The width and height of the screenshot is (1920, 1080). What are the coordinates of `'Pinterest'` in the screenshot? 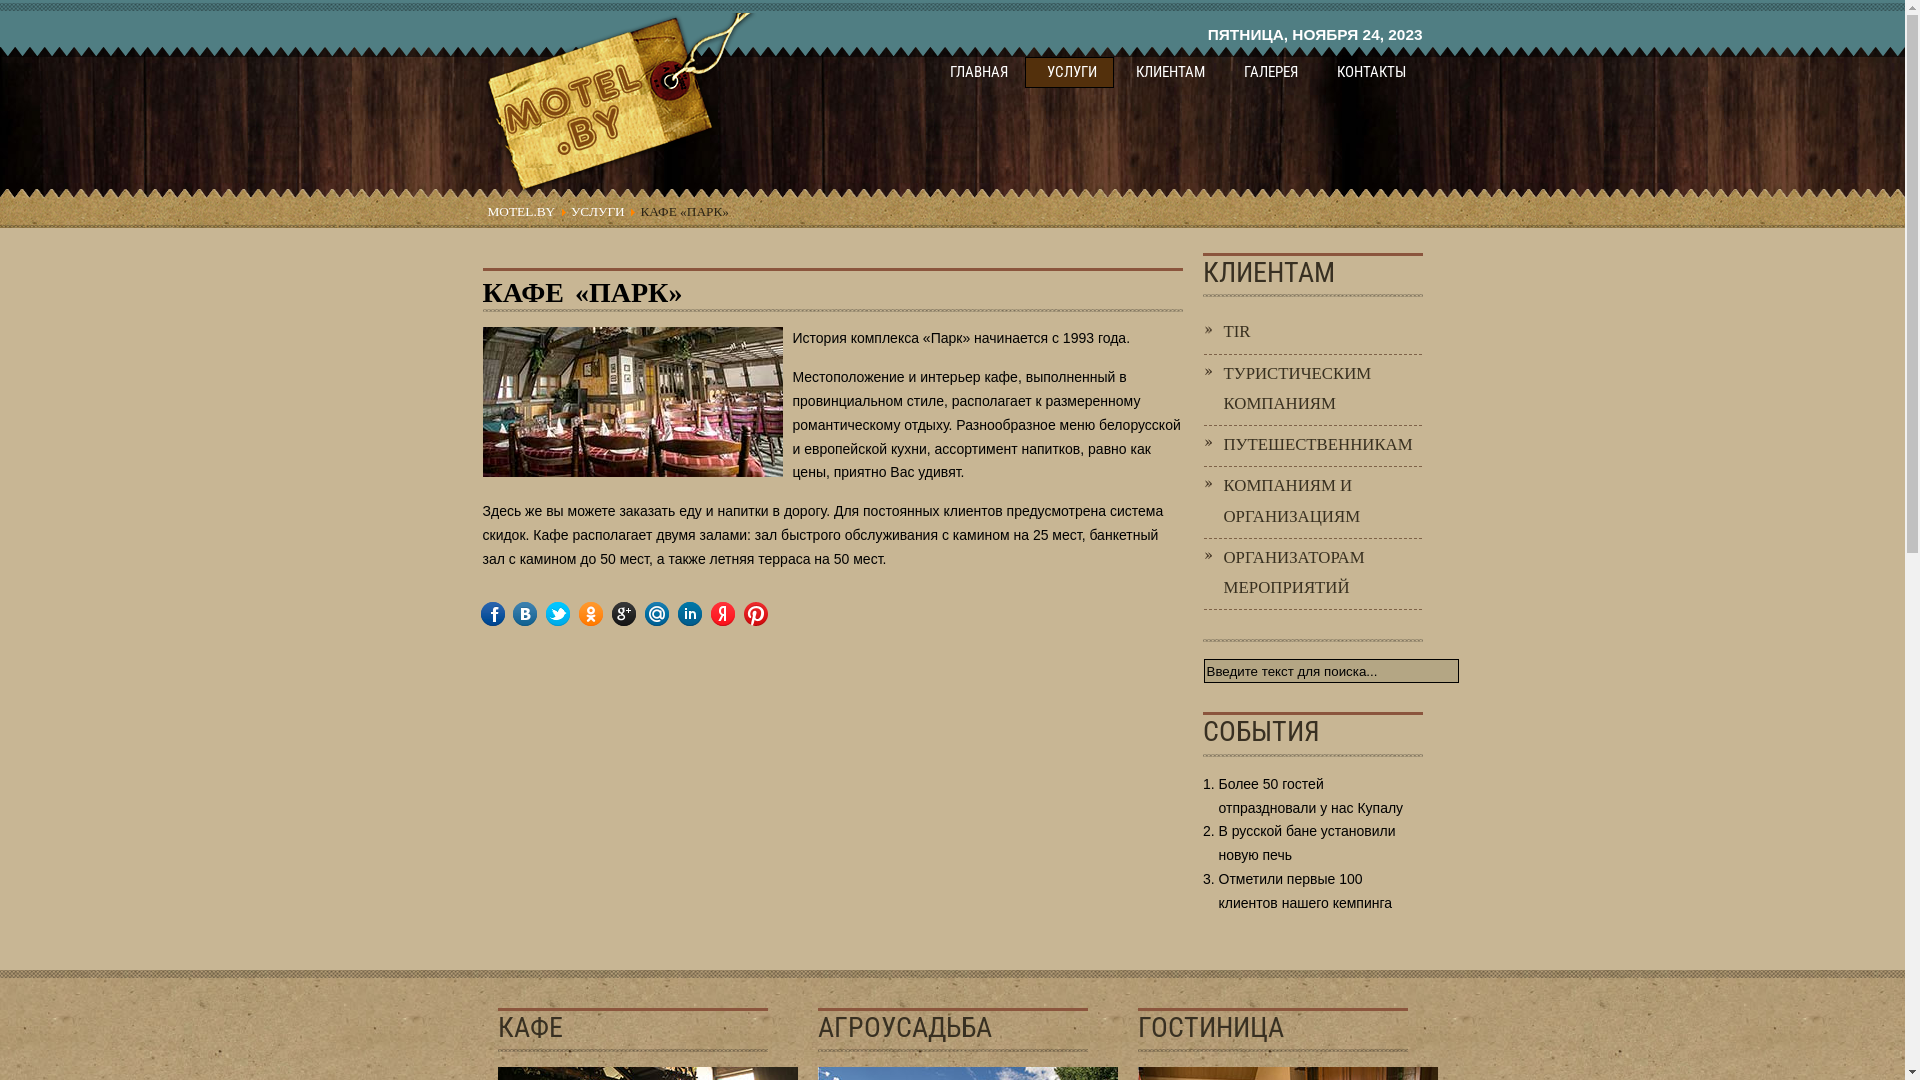 It's located at (769, 612).